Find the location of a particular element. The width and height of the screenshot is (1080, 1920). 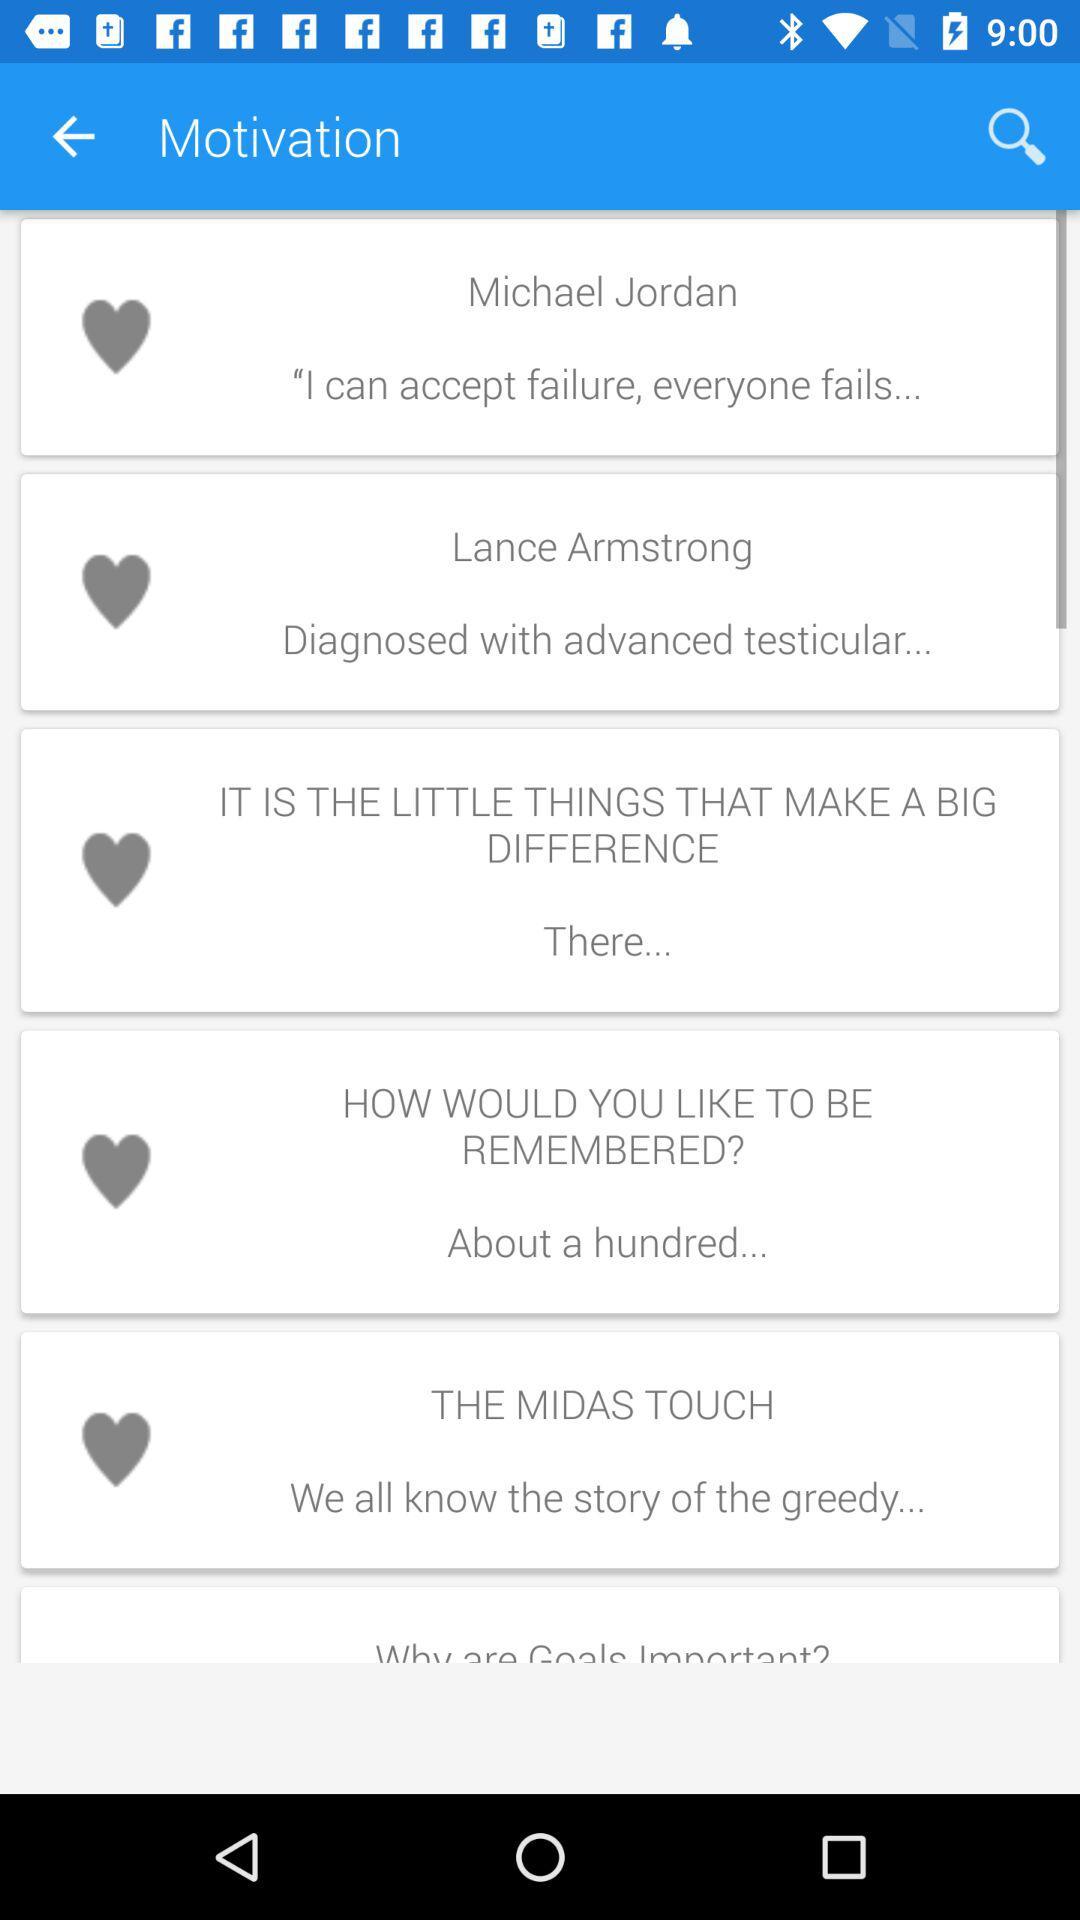

the app next to motivation icon is located at coordinates (72, 135).